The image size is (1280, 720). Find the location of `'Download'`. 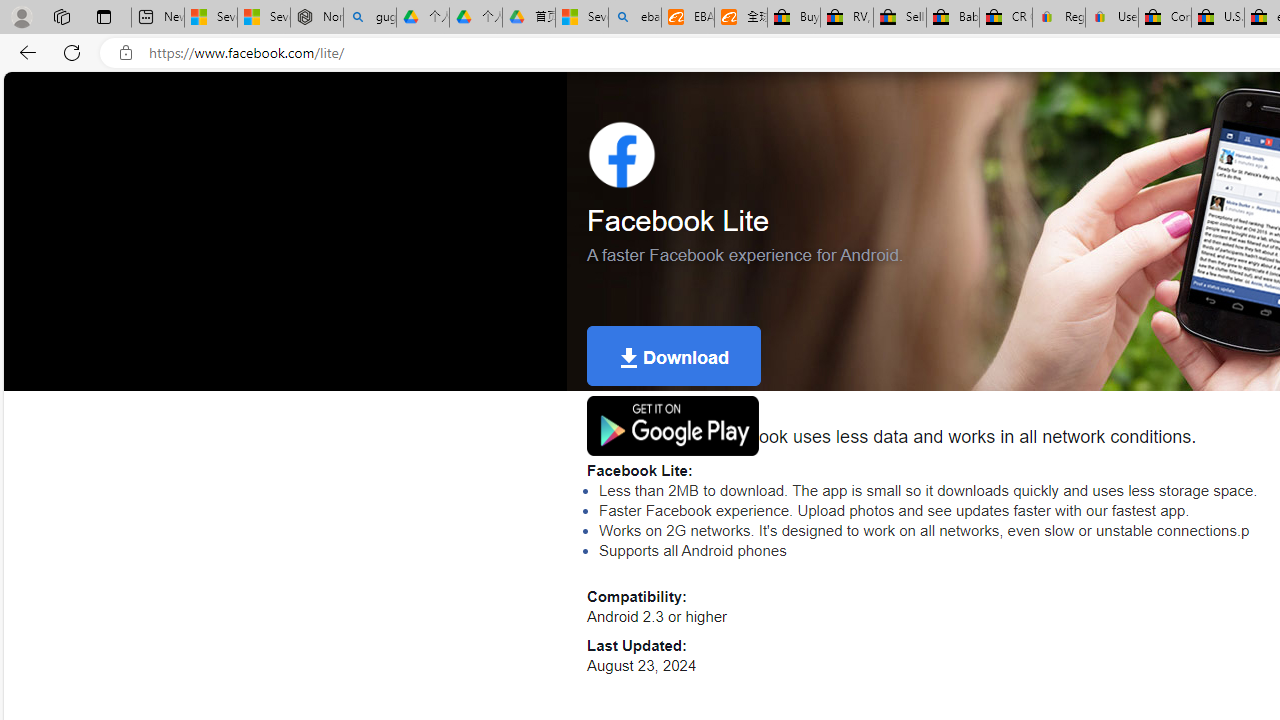

'Download' is located at coordinates (674, 355).